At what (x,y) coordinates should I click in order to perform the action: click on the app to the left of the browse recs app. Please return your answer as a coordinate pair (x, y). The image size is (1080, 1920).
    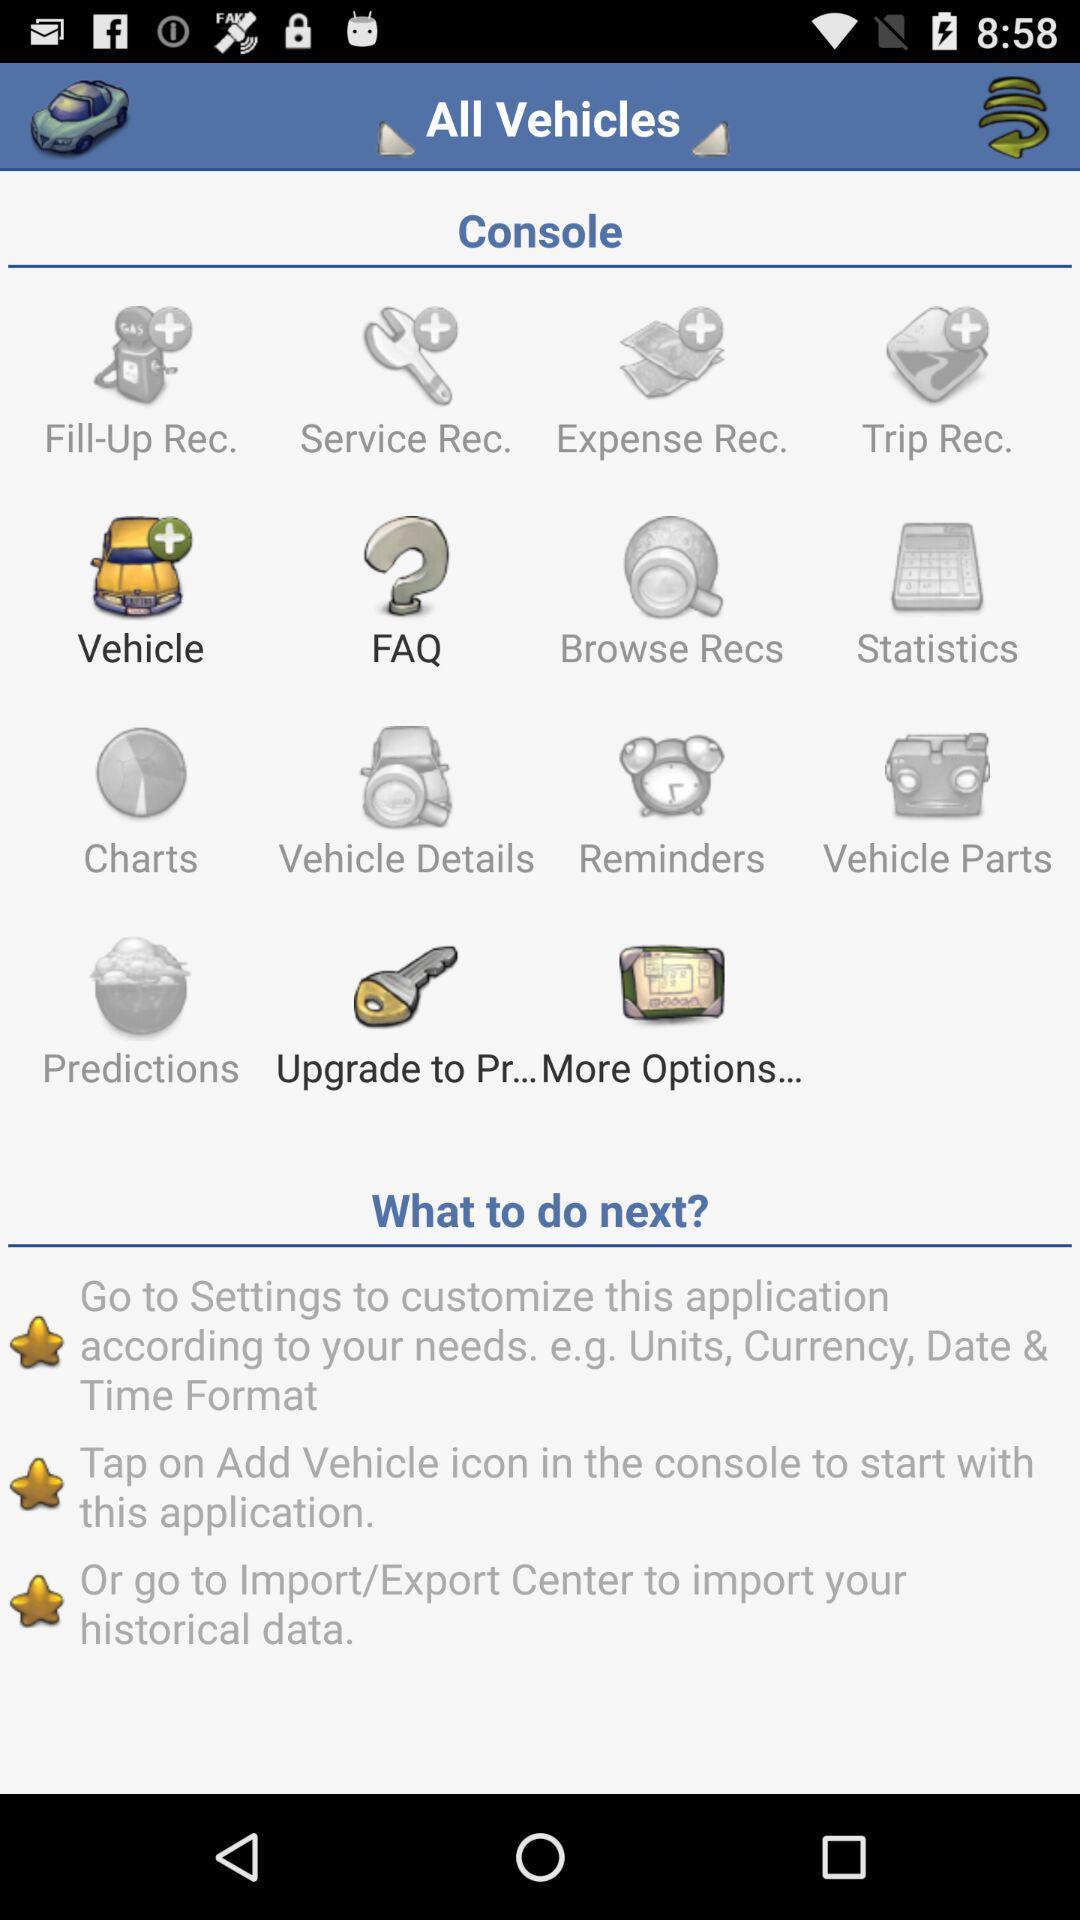
    Looking at the image, I should click on (405, 600).